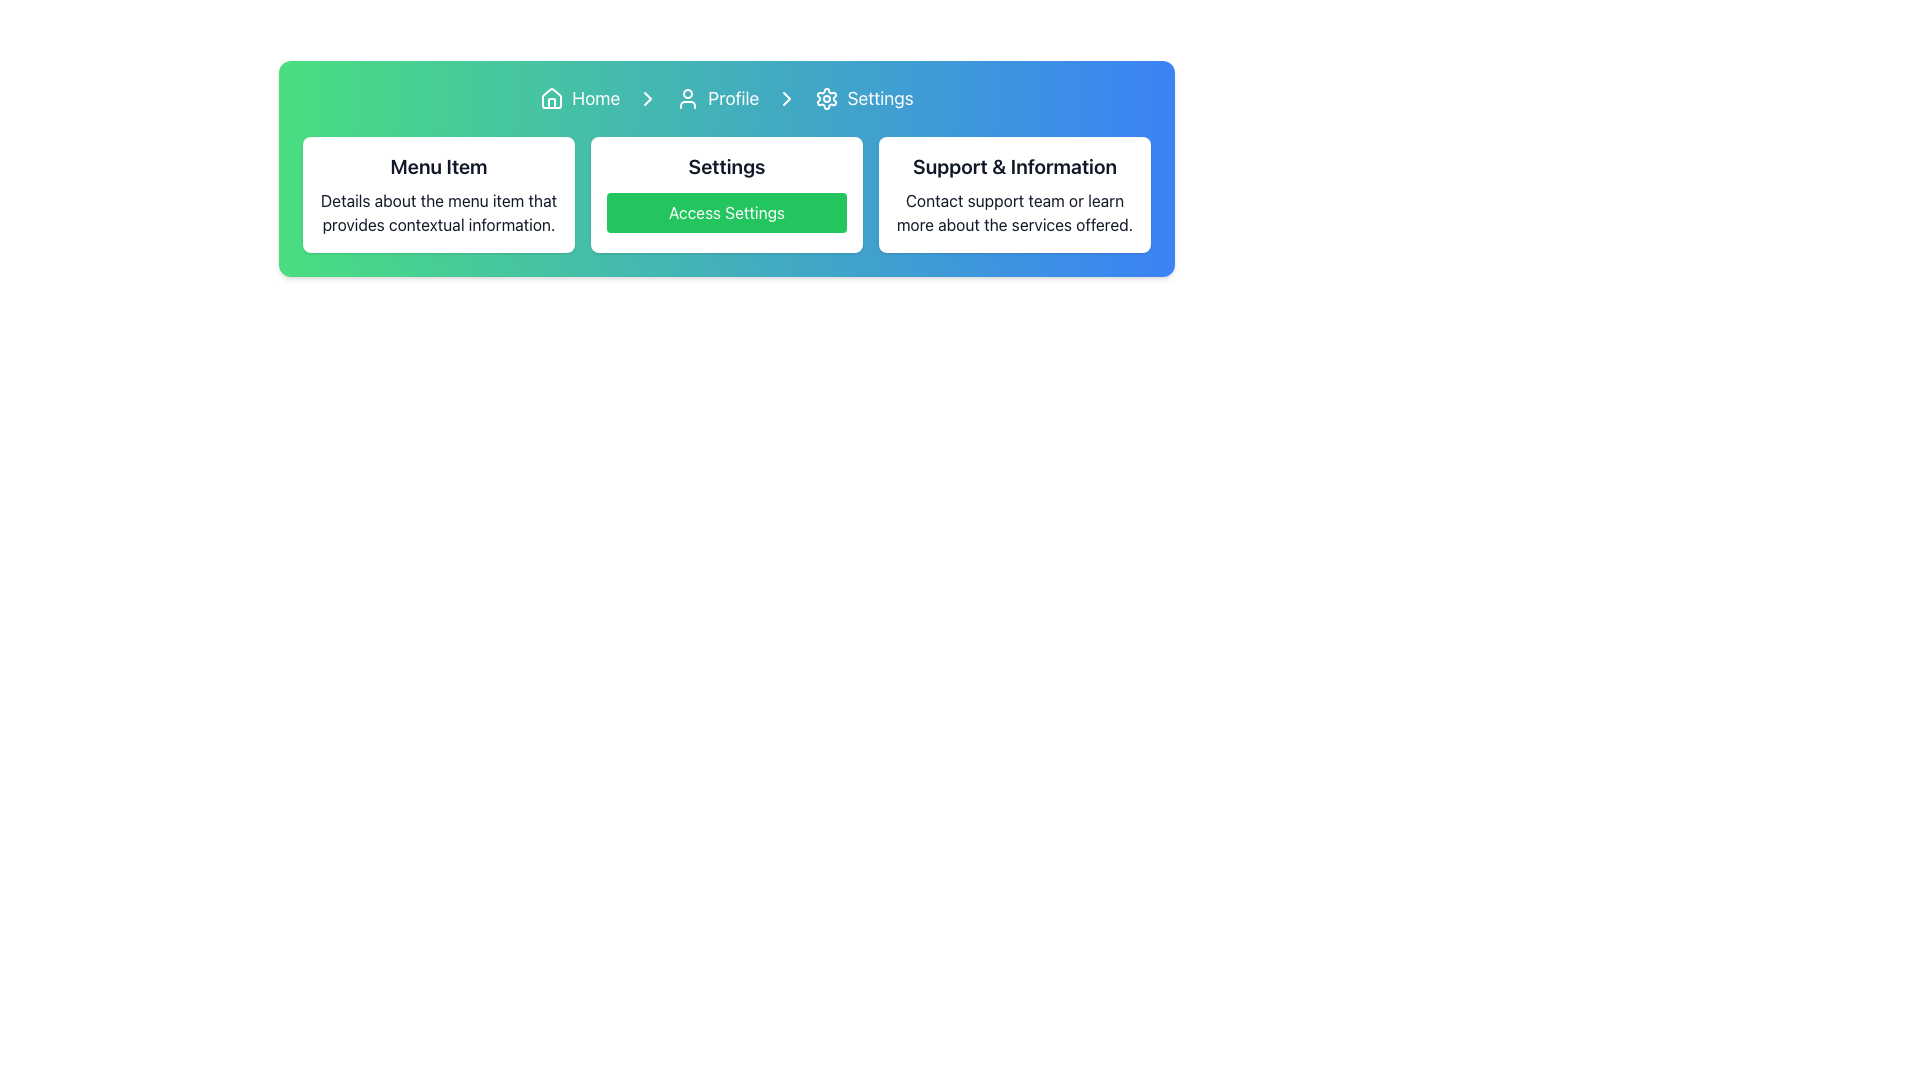 The image size is (1920, 1080). Describe the element at coordinates (880, 99) in the screenshot. I see `the 'Settings' static text label located in the breadcrumb navigation bar at the top of the interface` at that location.